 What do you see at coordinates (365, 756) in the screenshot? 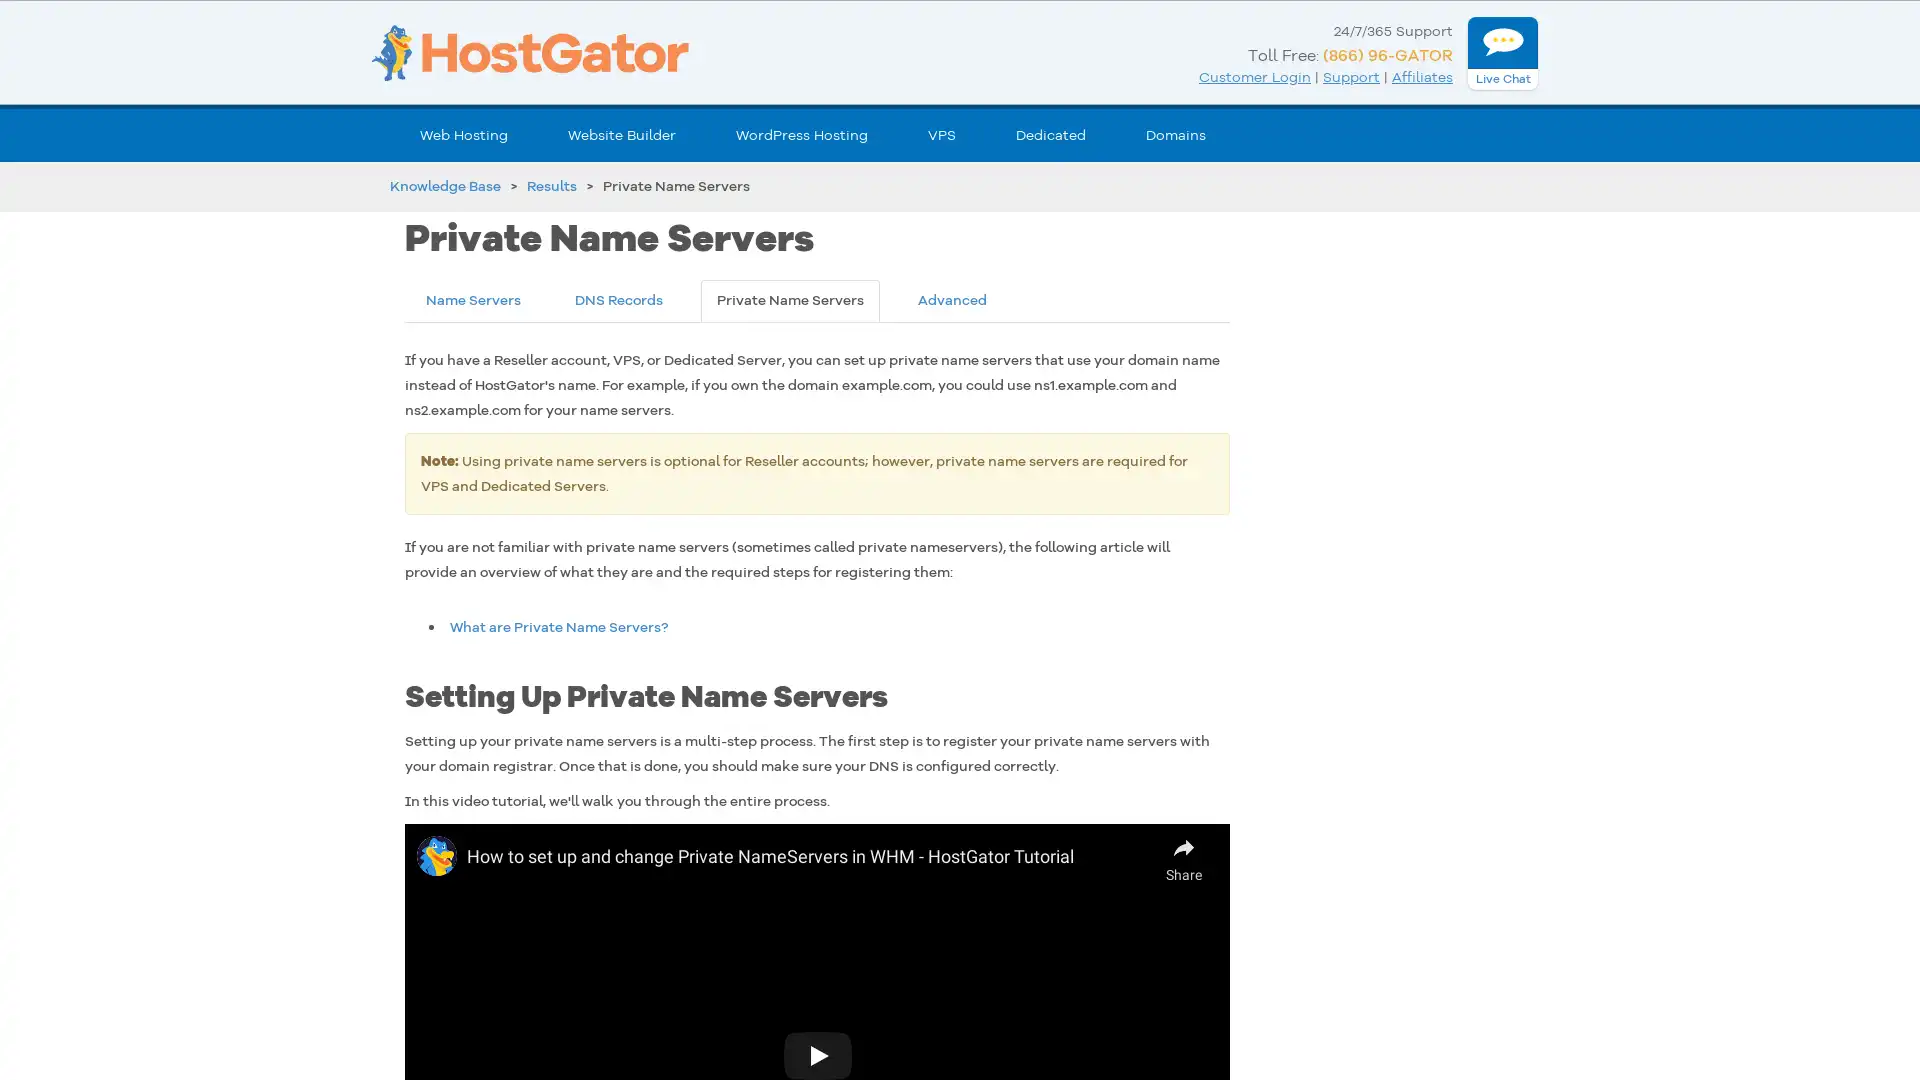
I see `Close` at bounding box center [365, 756].